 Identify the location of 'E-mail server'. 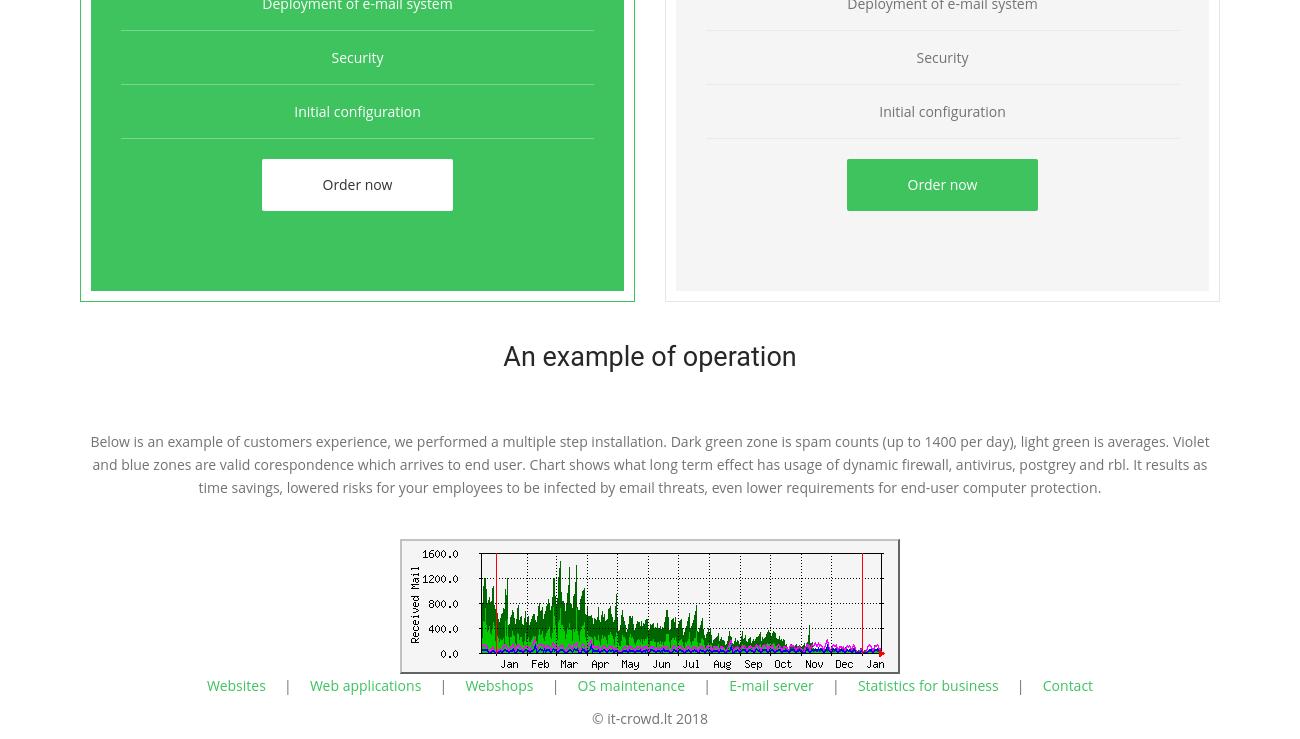
(729, 684).